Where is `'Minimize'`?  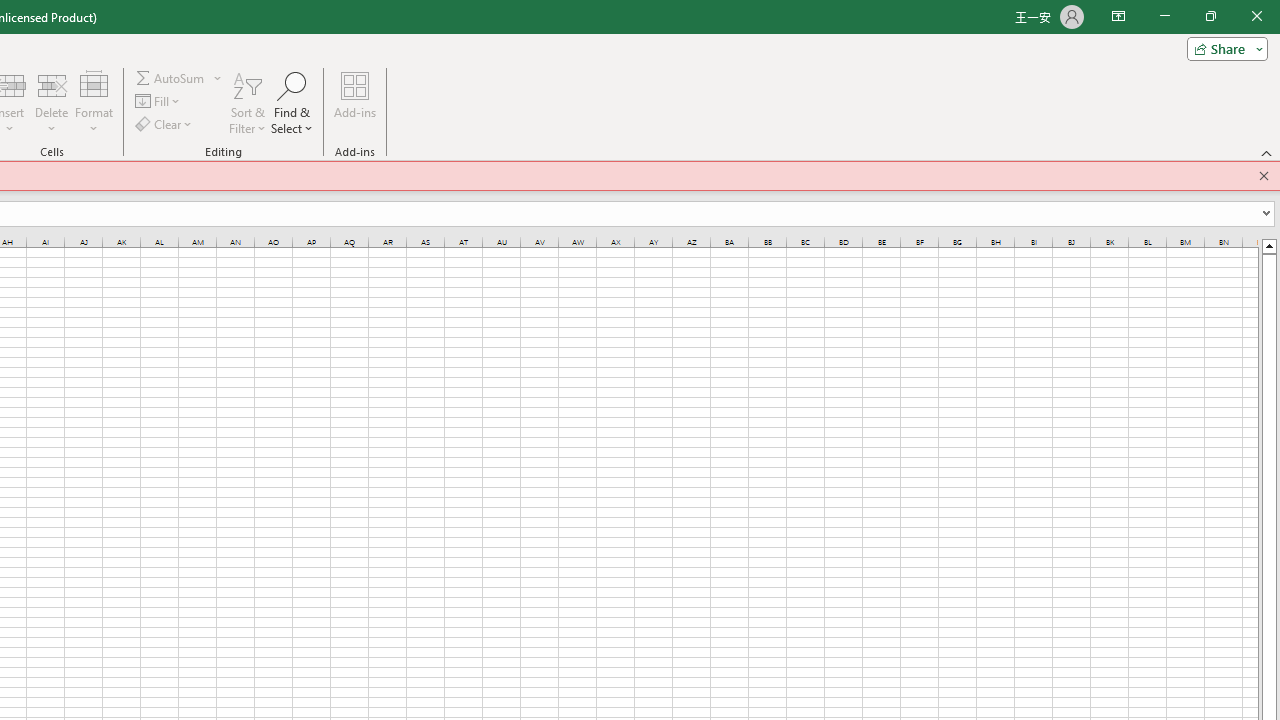
'Minimize' is located at coordinates (1164, 16).